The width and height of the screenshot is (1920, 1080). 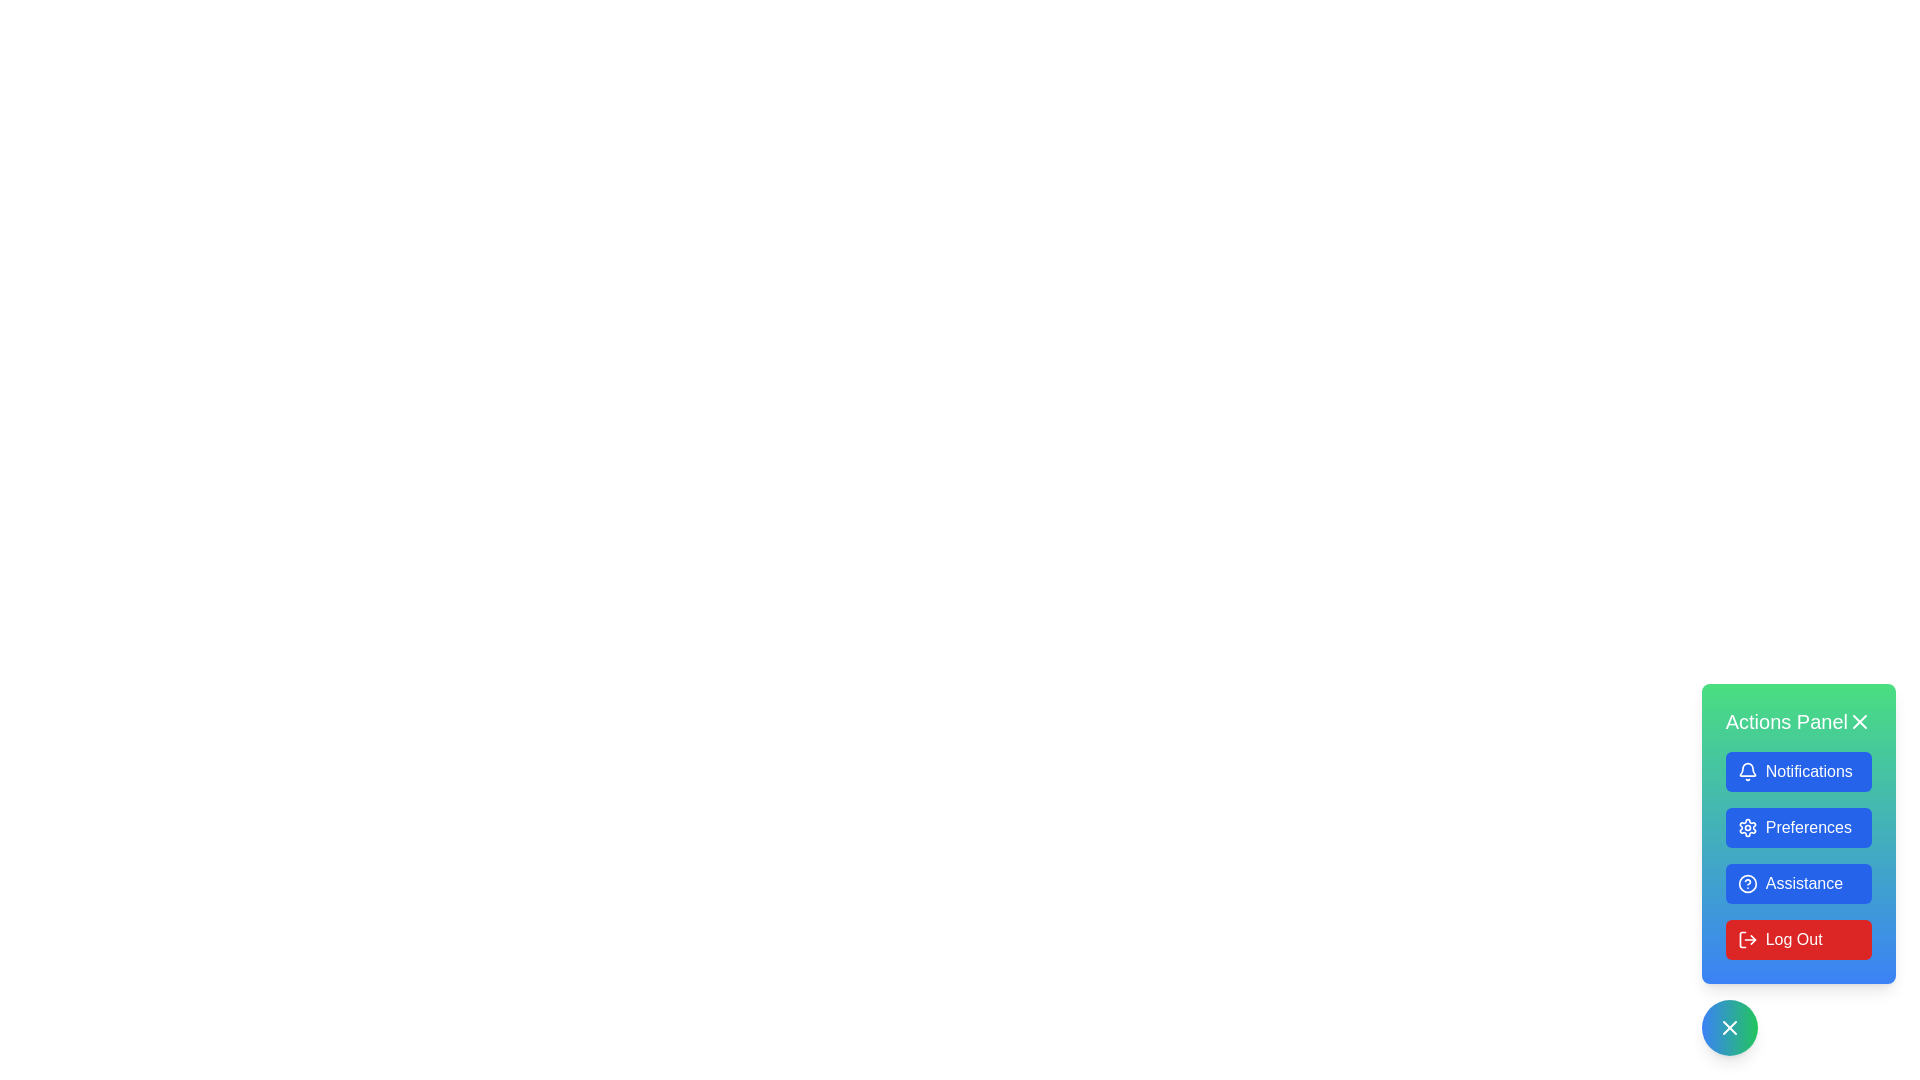 I want to click on the cogwheel icon representing settings functionality located at the left-hand side of the 'Preferences' button in the 'Actions Panel' interface, so click(x=1746, y=828).